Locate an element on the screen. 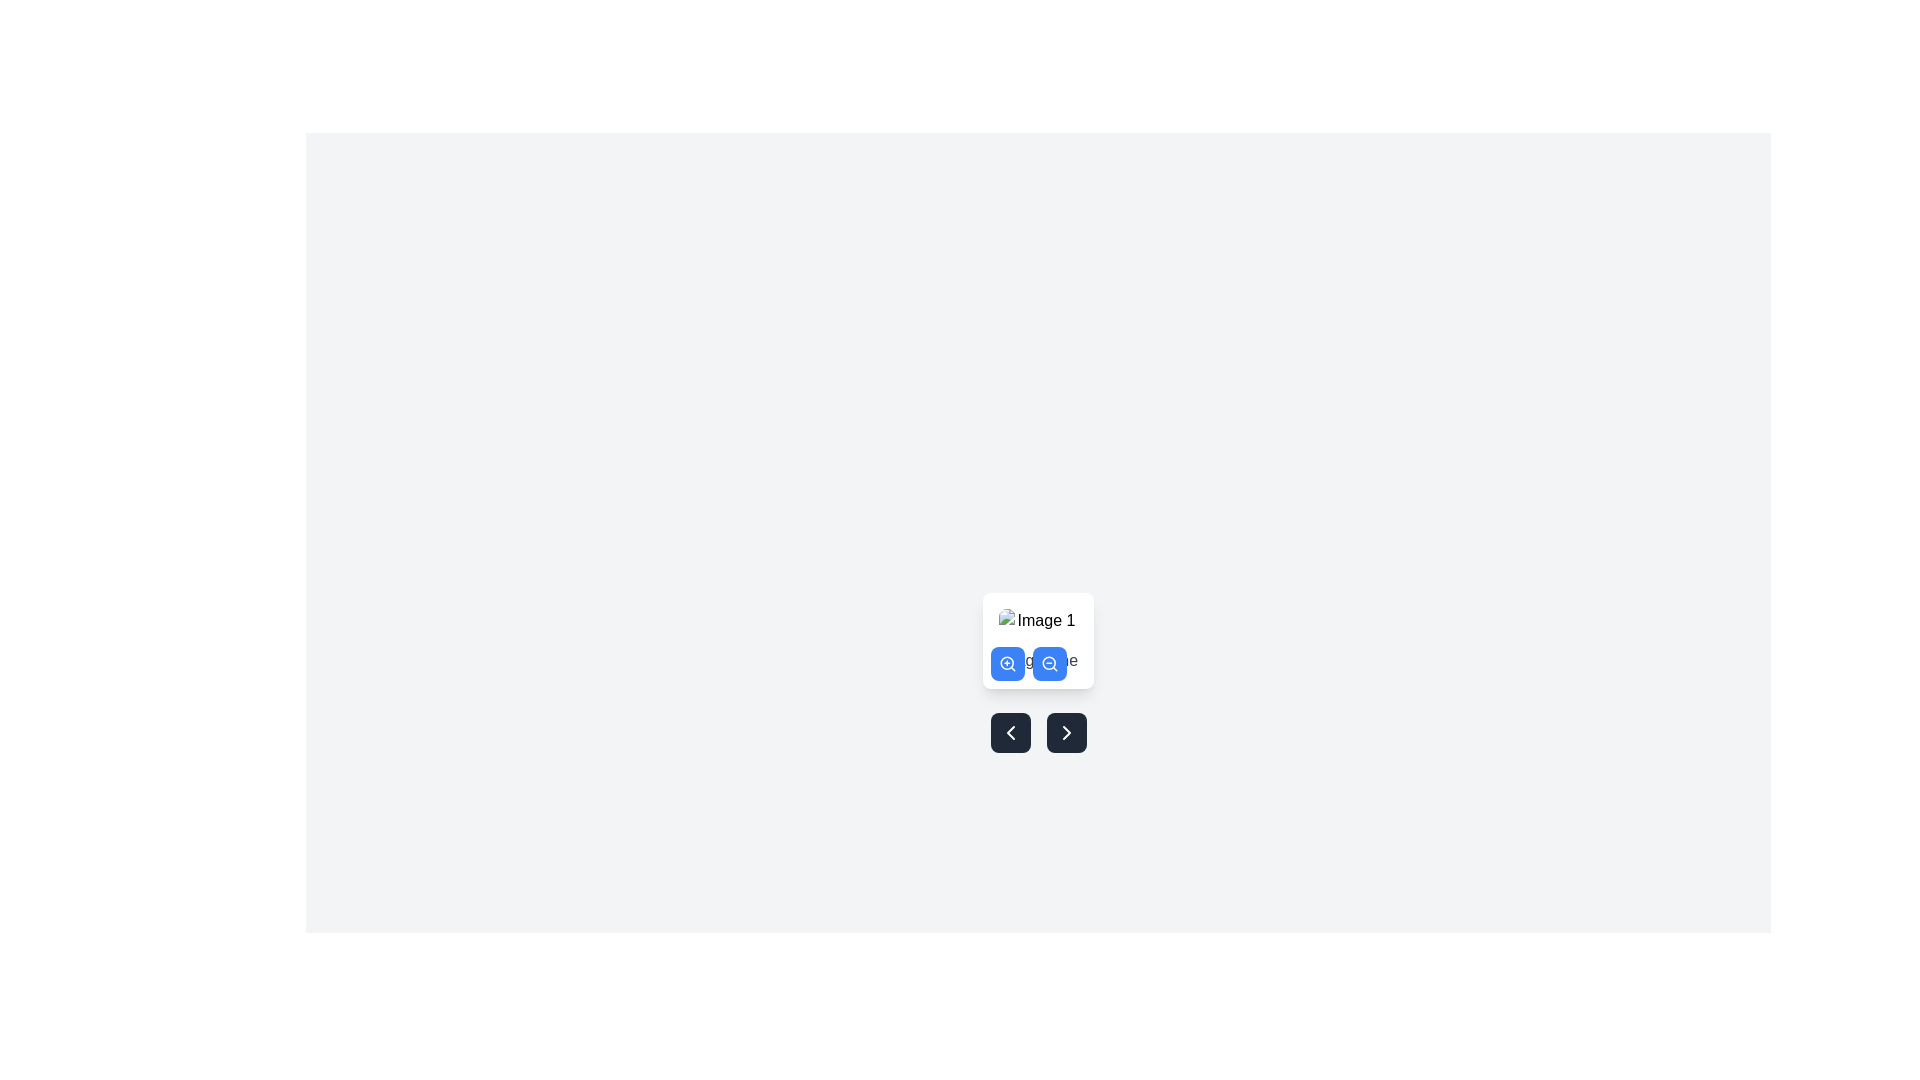 This screenshot has width=1920, height=1080. the zoom out button, which is an SVG-based graphical icon within a circular button located near the bottom center of the interface, to decrease the zoom level is located at coordinates (1048, 663).